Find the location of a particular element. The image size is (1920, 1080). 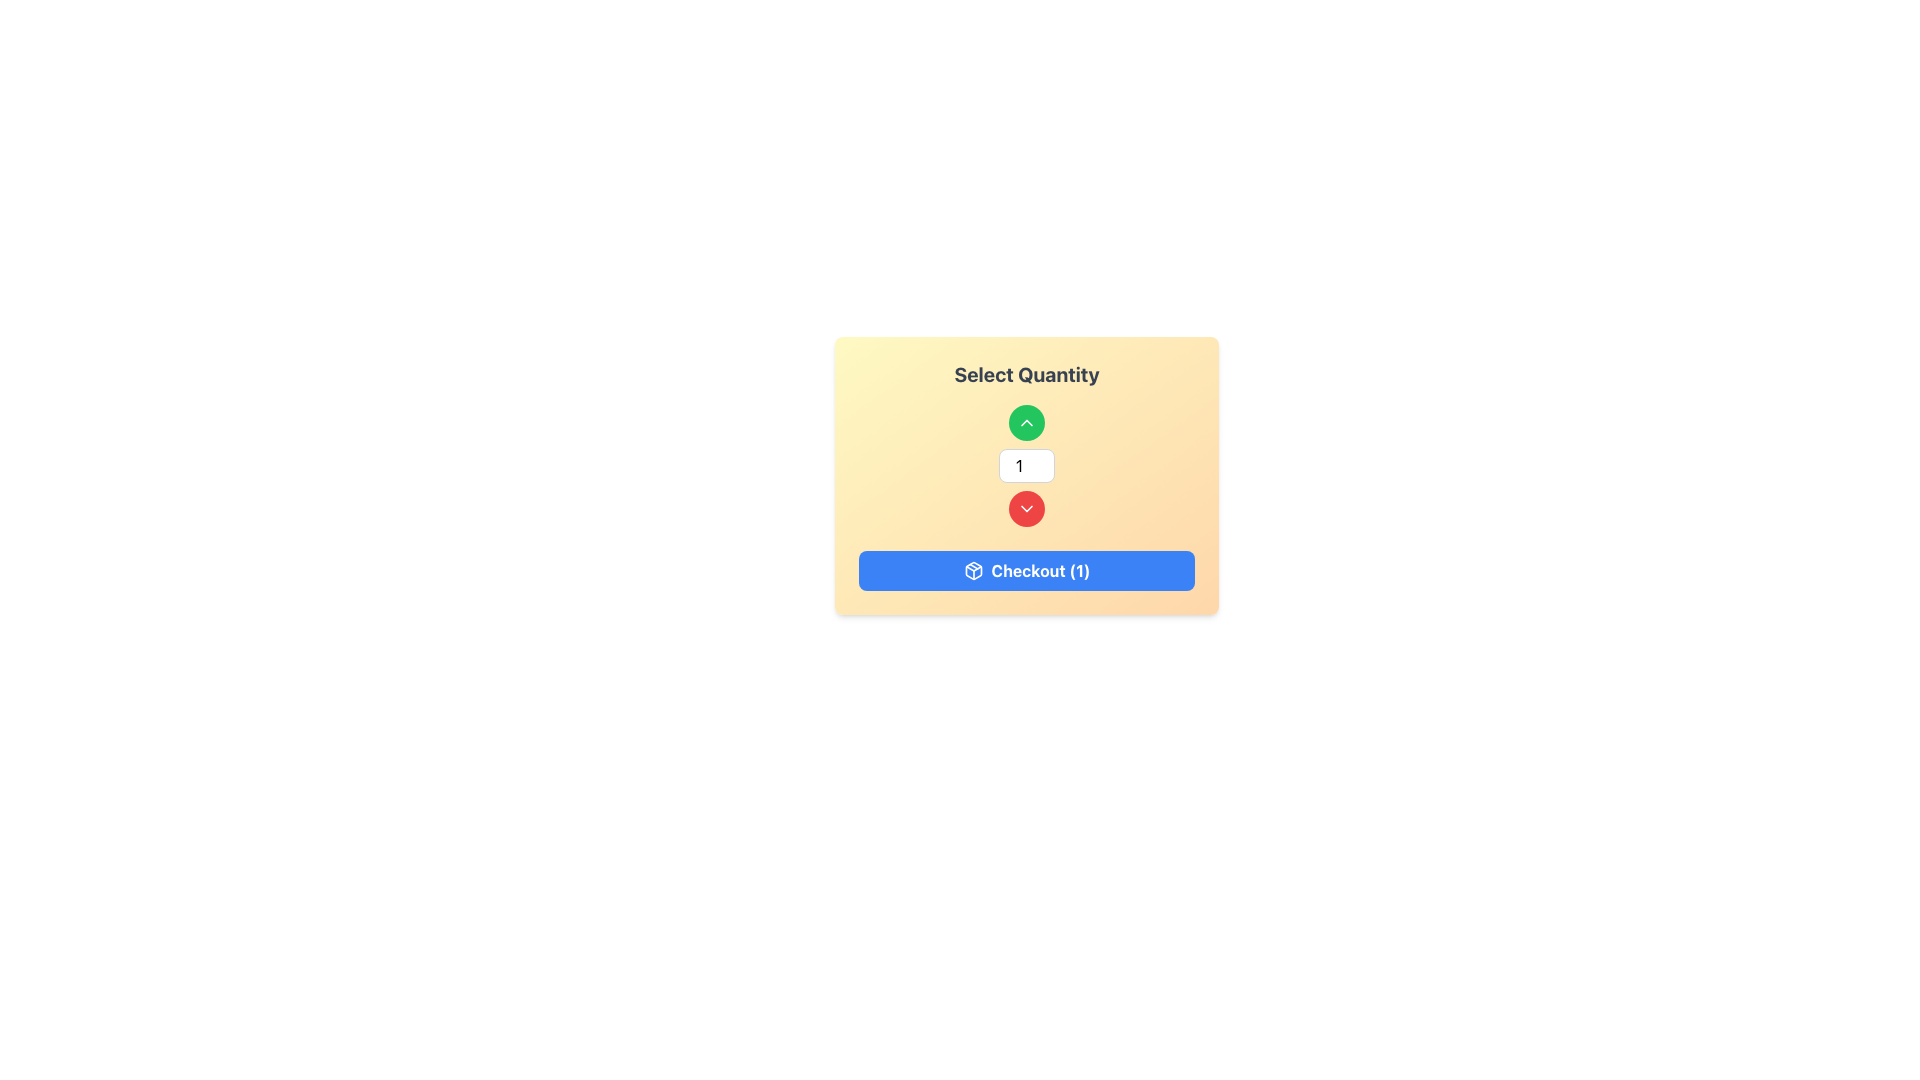

the downward-pointing chevron SVG icon with a red background, which serves as the decrement button for the quantity adjustment feature, located below the input field labeled '1' and above the blue button labeled 'Checkout (1).' is located at coordinates (1027, 508).